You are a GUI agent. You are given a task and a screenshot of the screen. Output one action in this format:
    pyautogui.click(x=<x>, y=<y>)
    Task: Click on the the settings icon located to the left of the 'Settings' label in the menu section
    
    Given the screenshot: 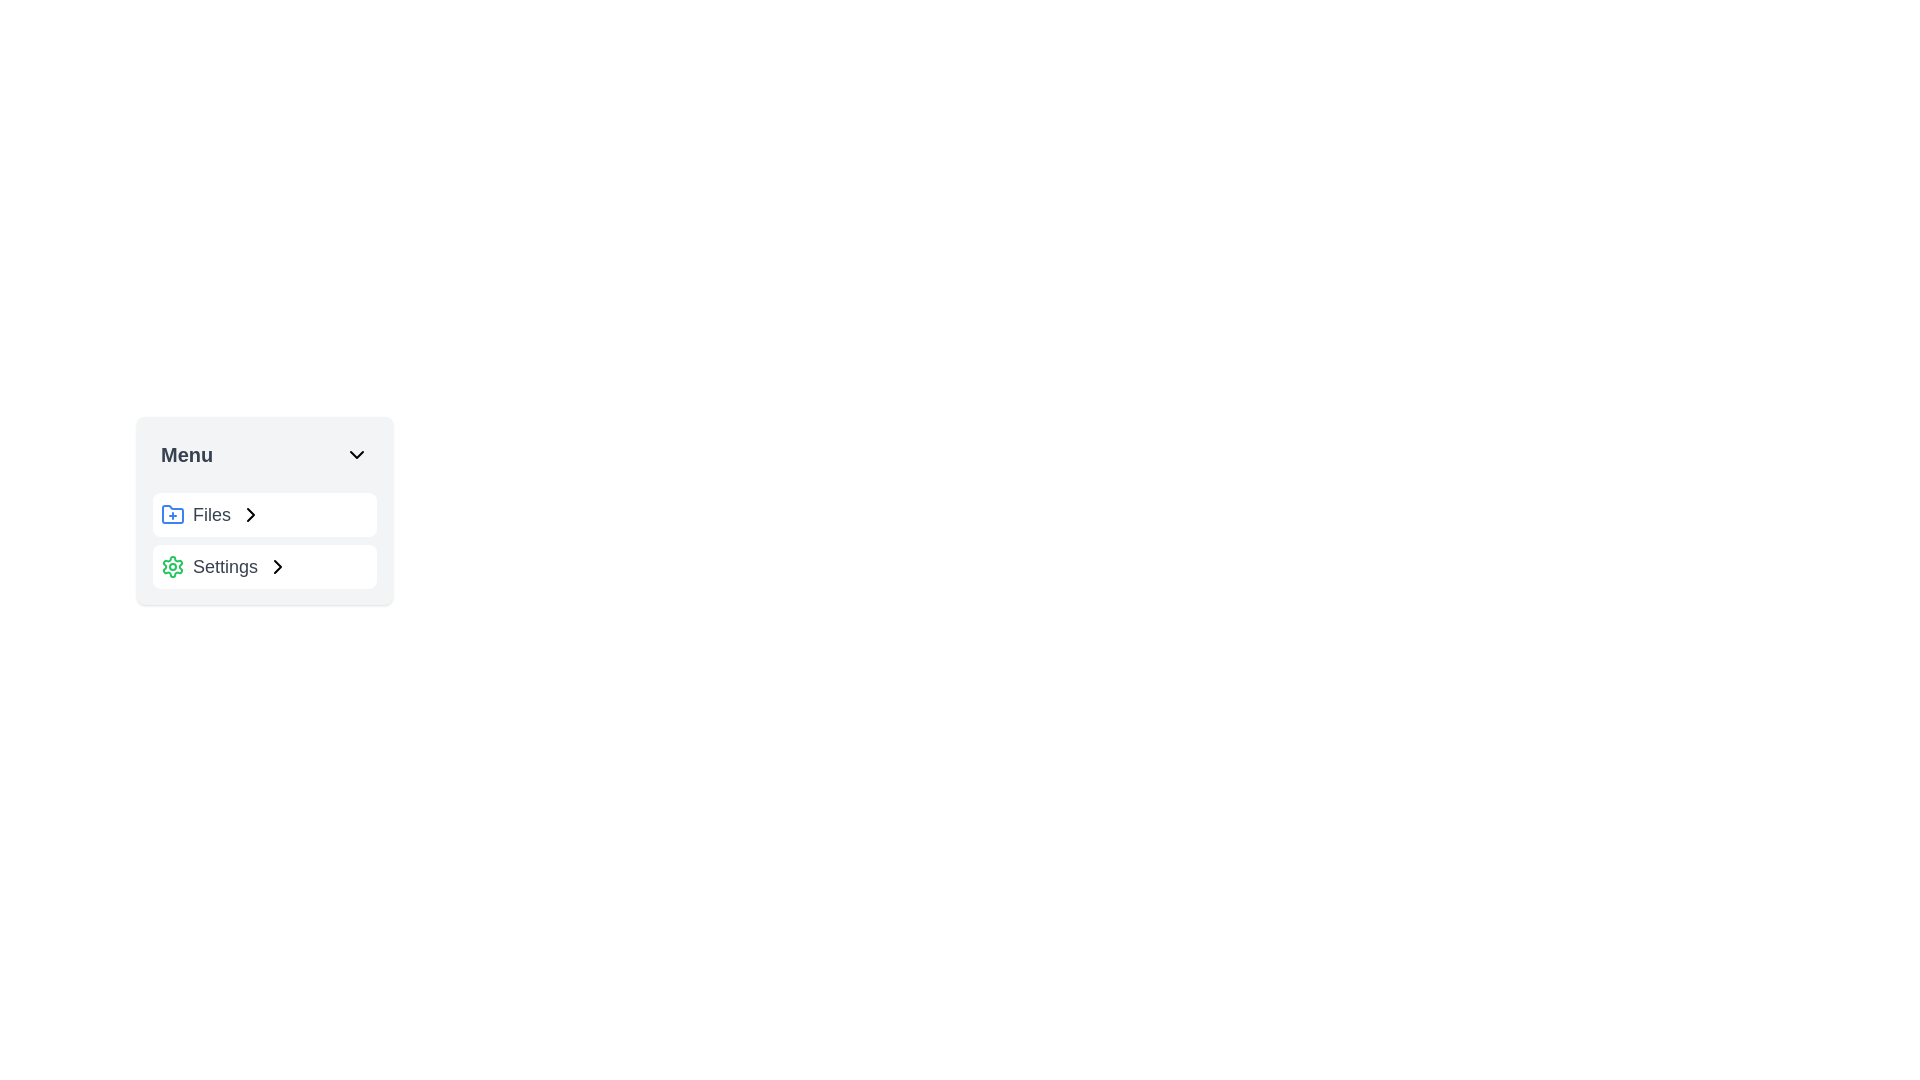 What is the action you would take?
    pyautogui.click(x=172, y=567)
    